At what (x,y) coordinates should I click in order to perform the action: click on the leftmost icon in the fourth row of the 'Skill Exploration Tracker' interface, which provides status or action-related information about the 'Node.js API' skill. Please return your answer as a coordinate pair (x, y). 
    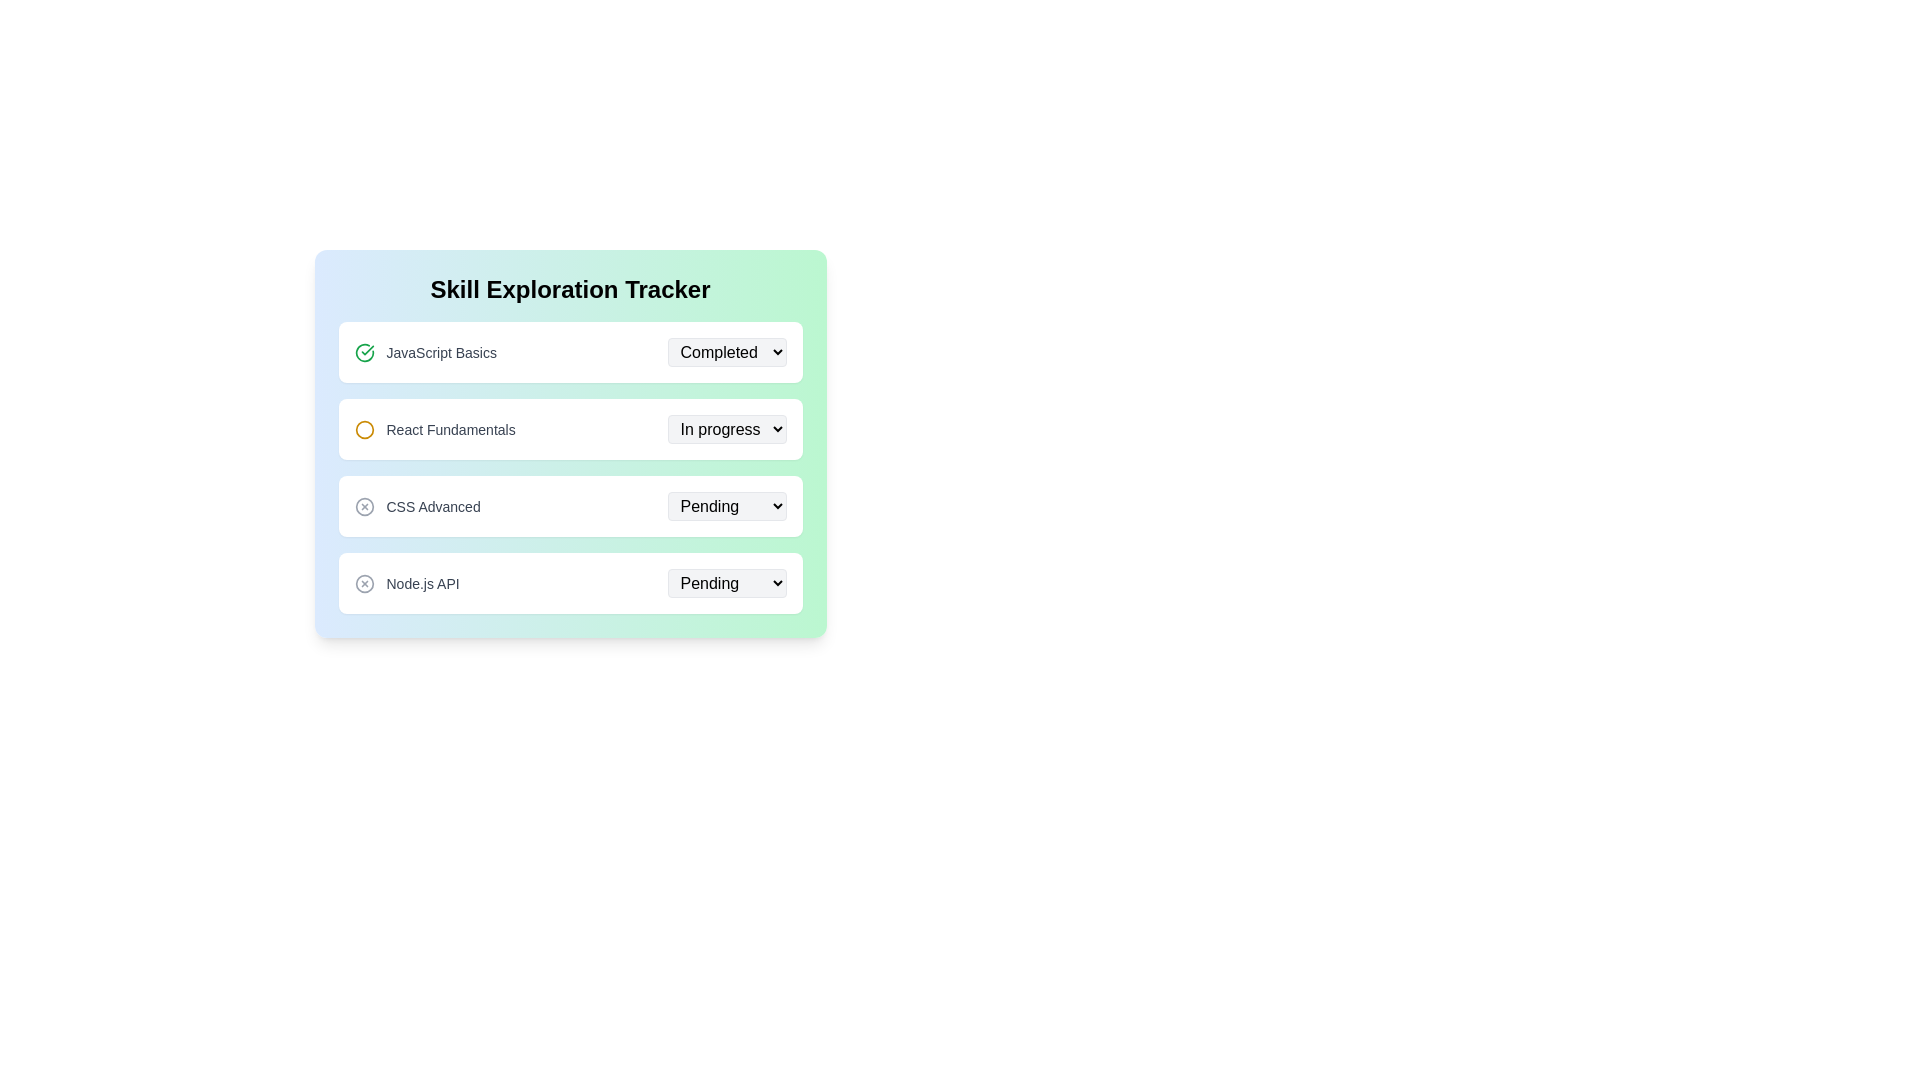
    Looking at the image, I should click on (364, 583).